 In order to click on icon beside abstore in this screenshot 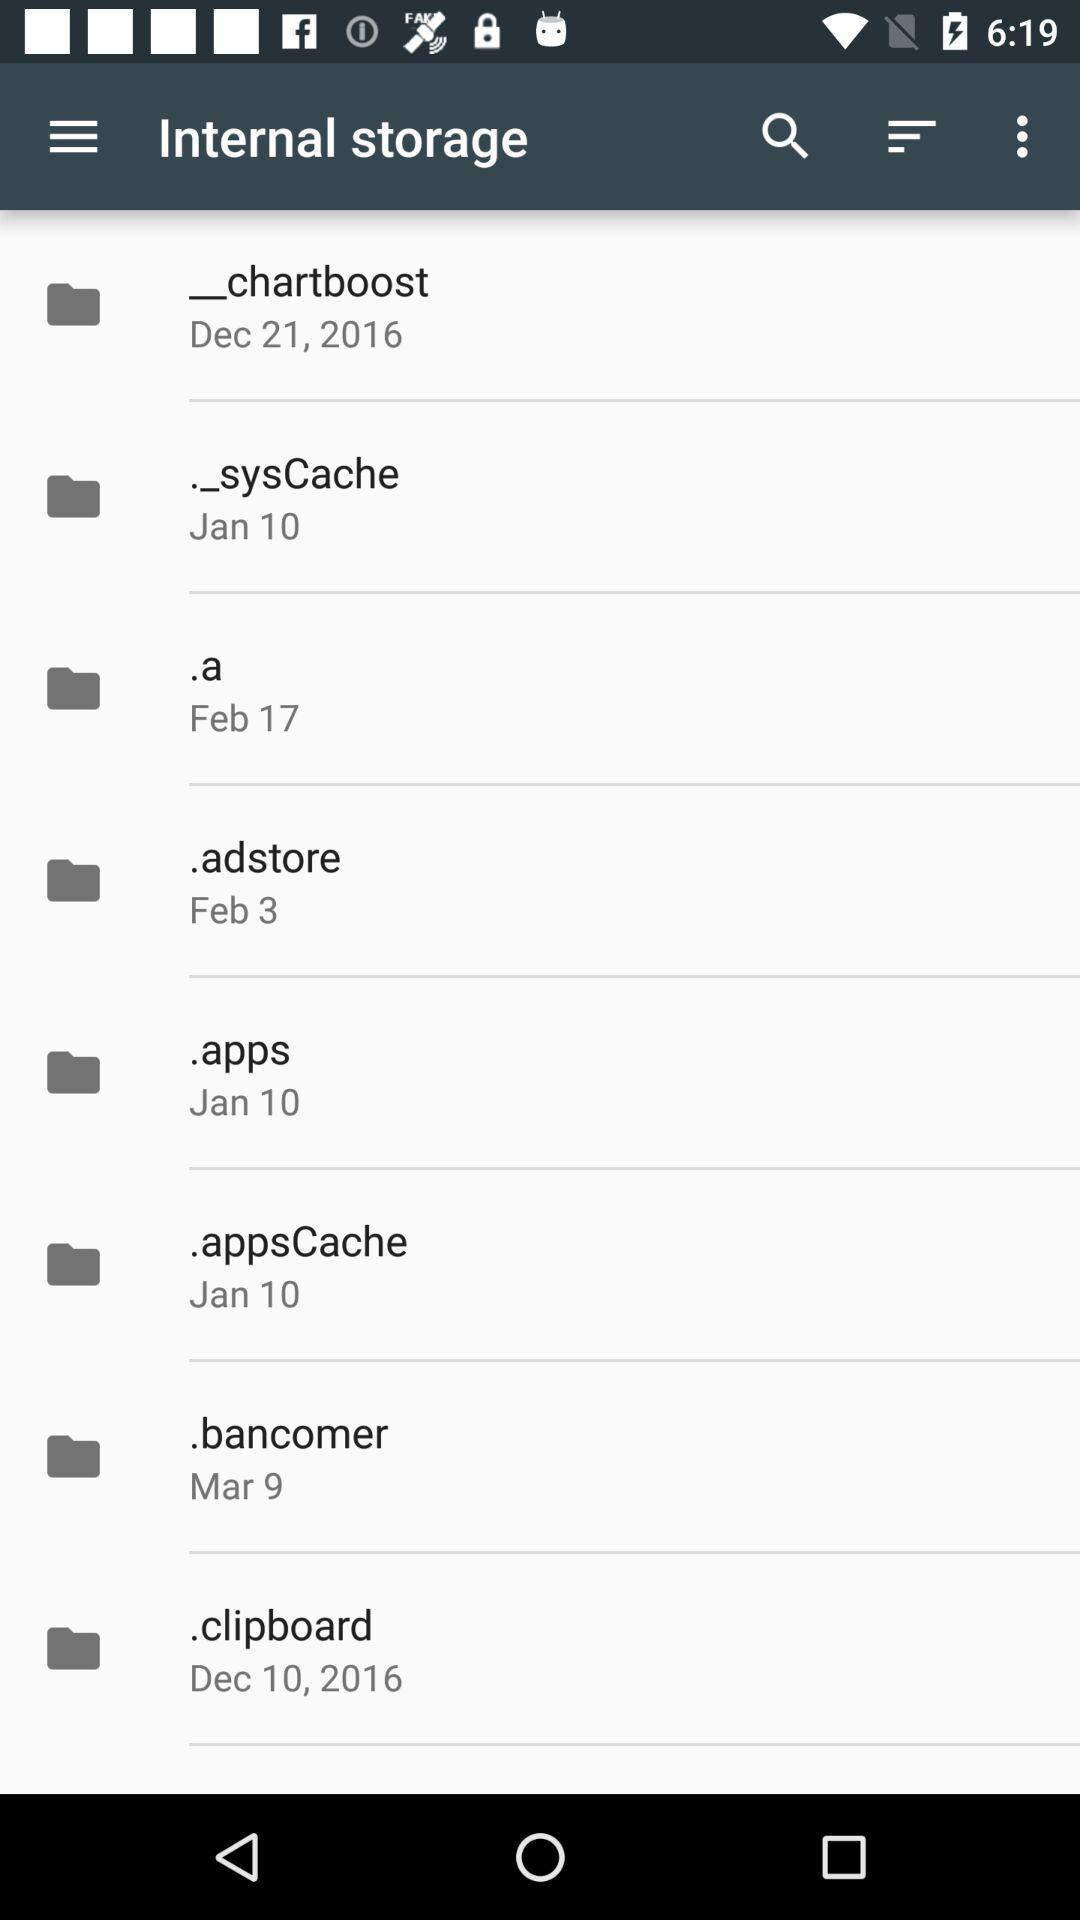, I will do `click(94, 880)`.